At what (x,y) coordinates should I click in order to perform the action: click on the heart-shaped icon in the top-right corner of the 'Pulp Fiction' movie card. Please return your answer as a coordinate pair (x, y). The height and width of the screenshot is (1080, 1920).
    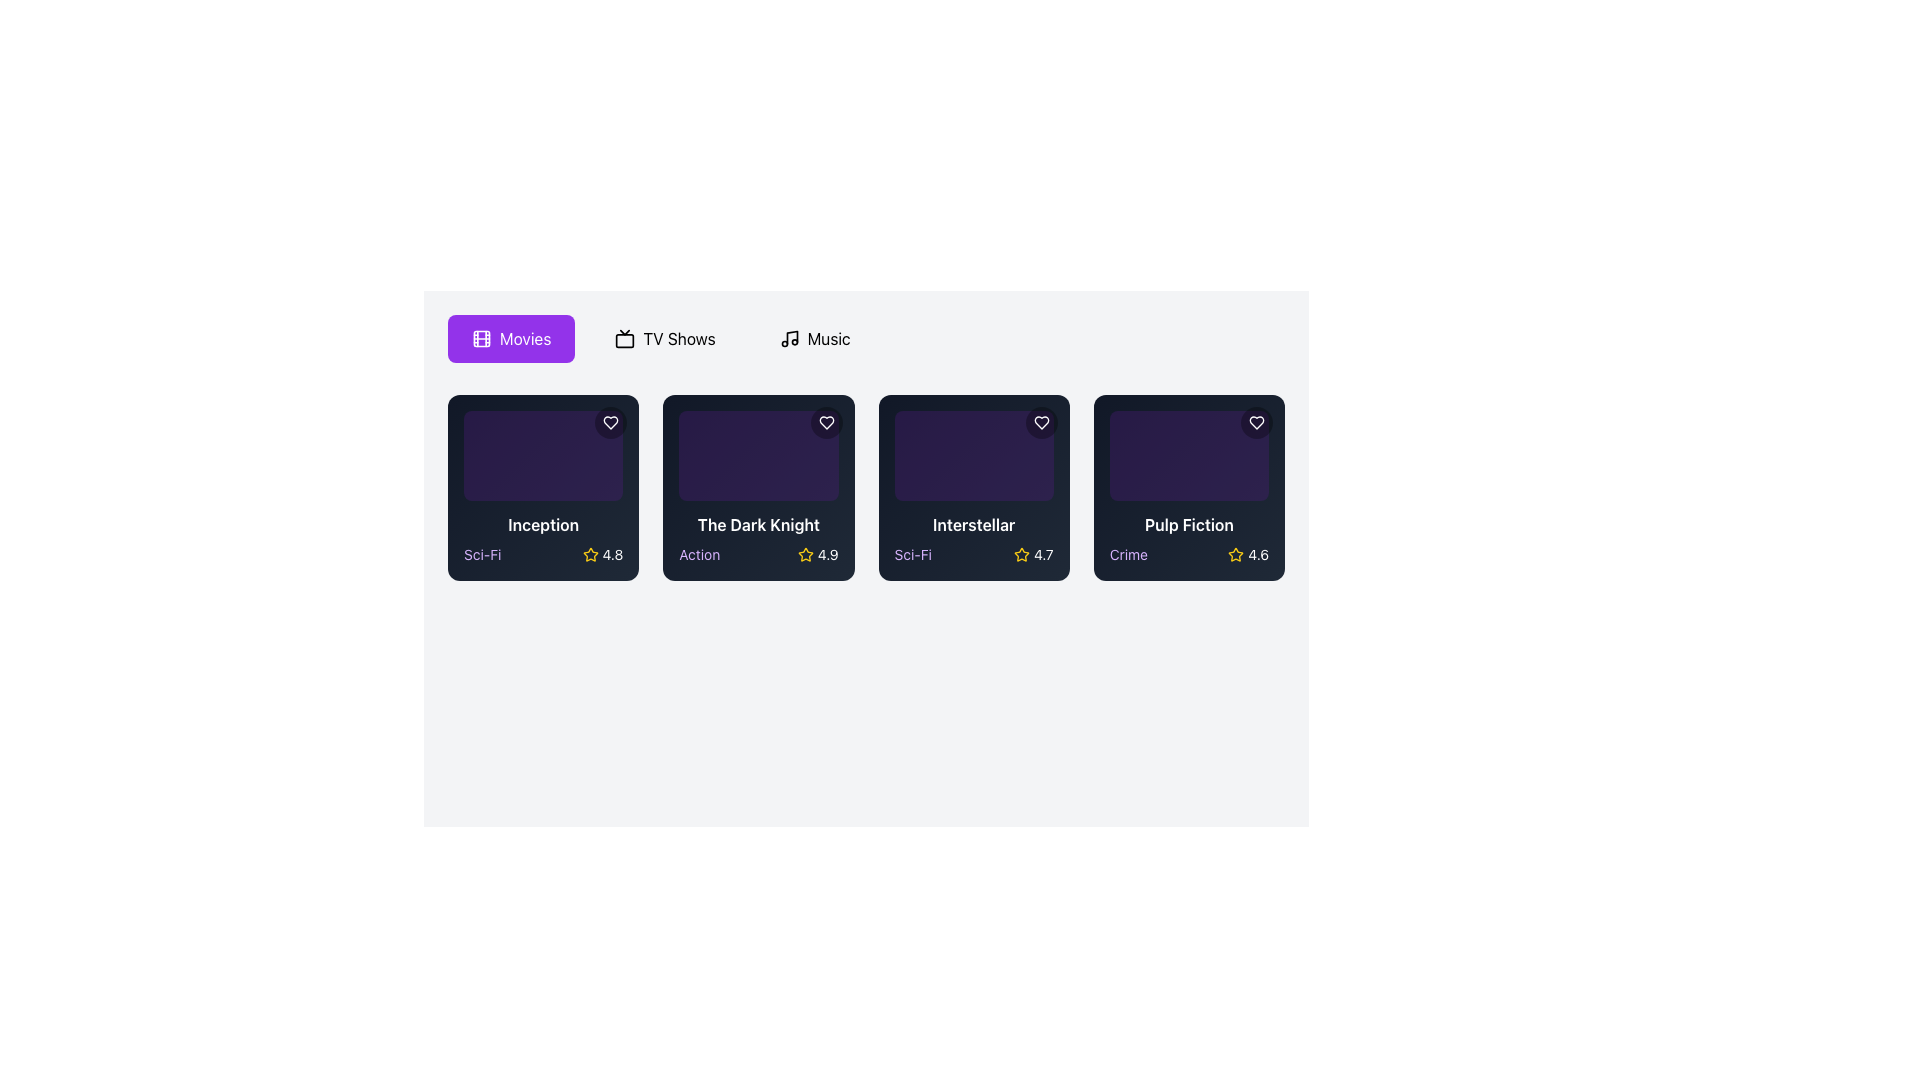
    Looking at the image, I should click on (1256, 422).